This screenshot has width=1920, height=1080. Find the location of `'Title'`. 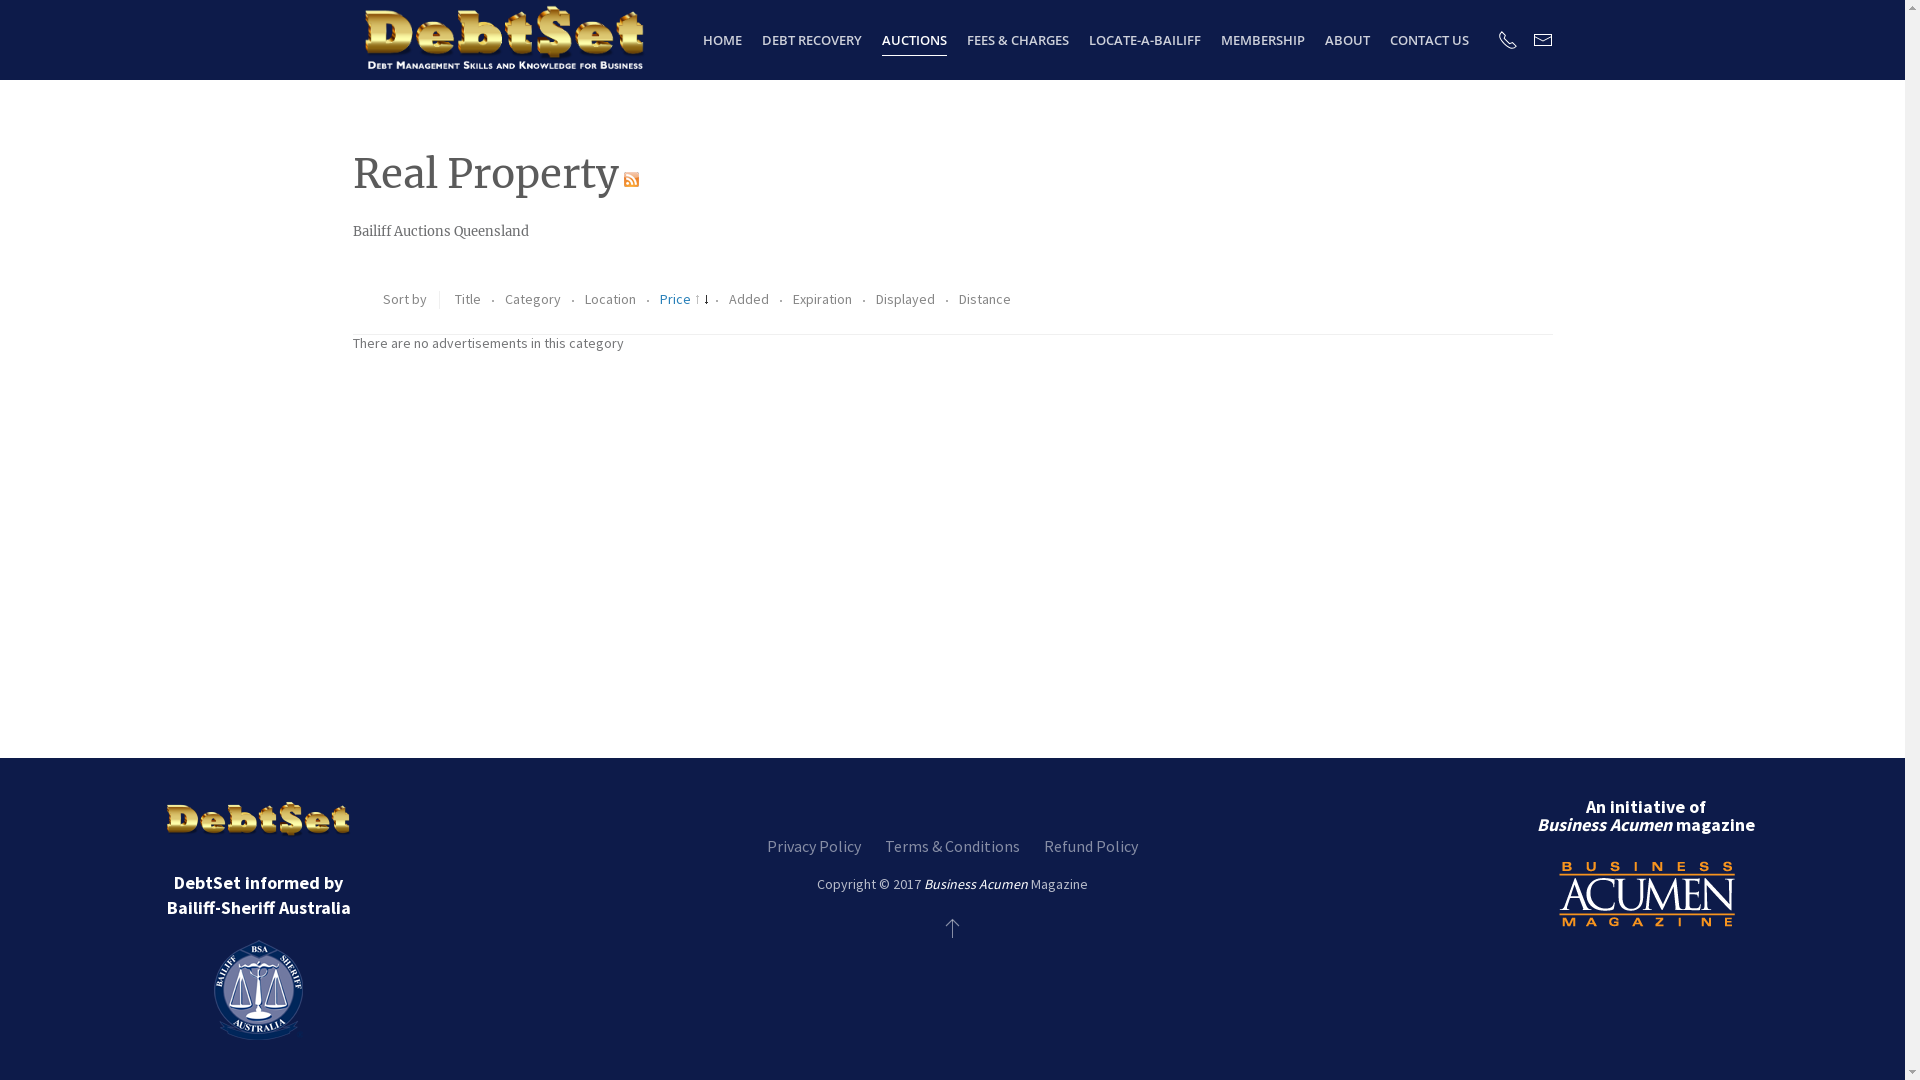

'Title' is located at coordinates (453, 299).